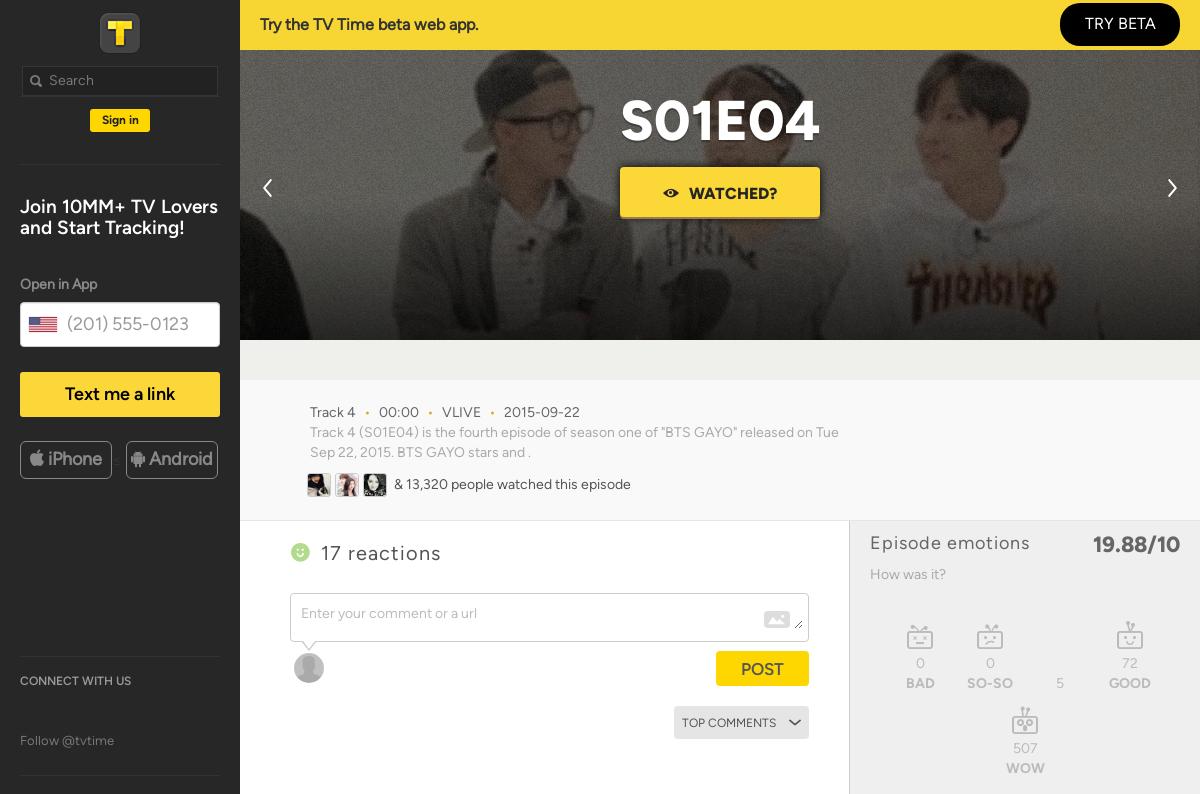 The width and height of the screenshot is (1200, 794). I want to click on '2015-09-22', so click(503, 411).